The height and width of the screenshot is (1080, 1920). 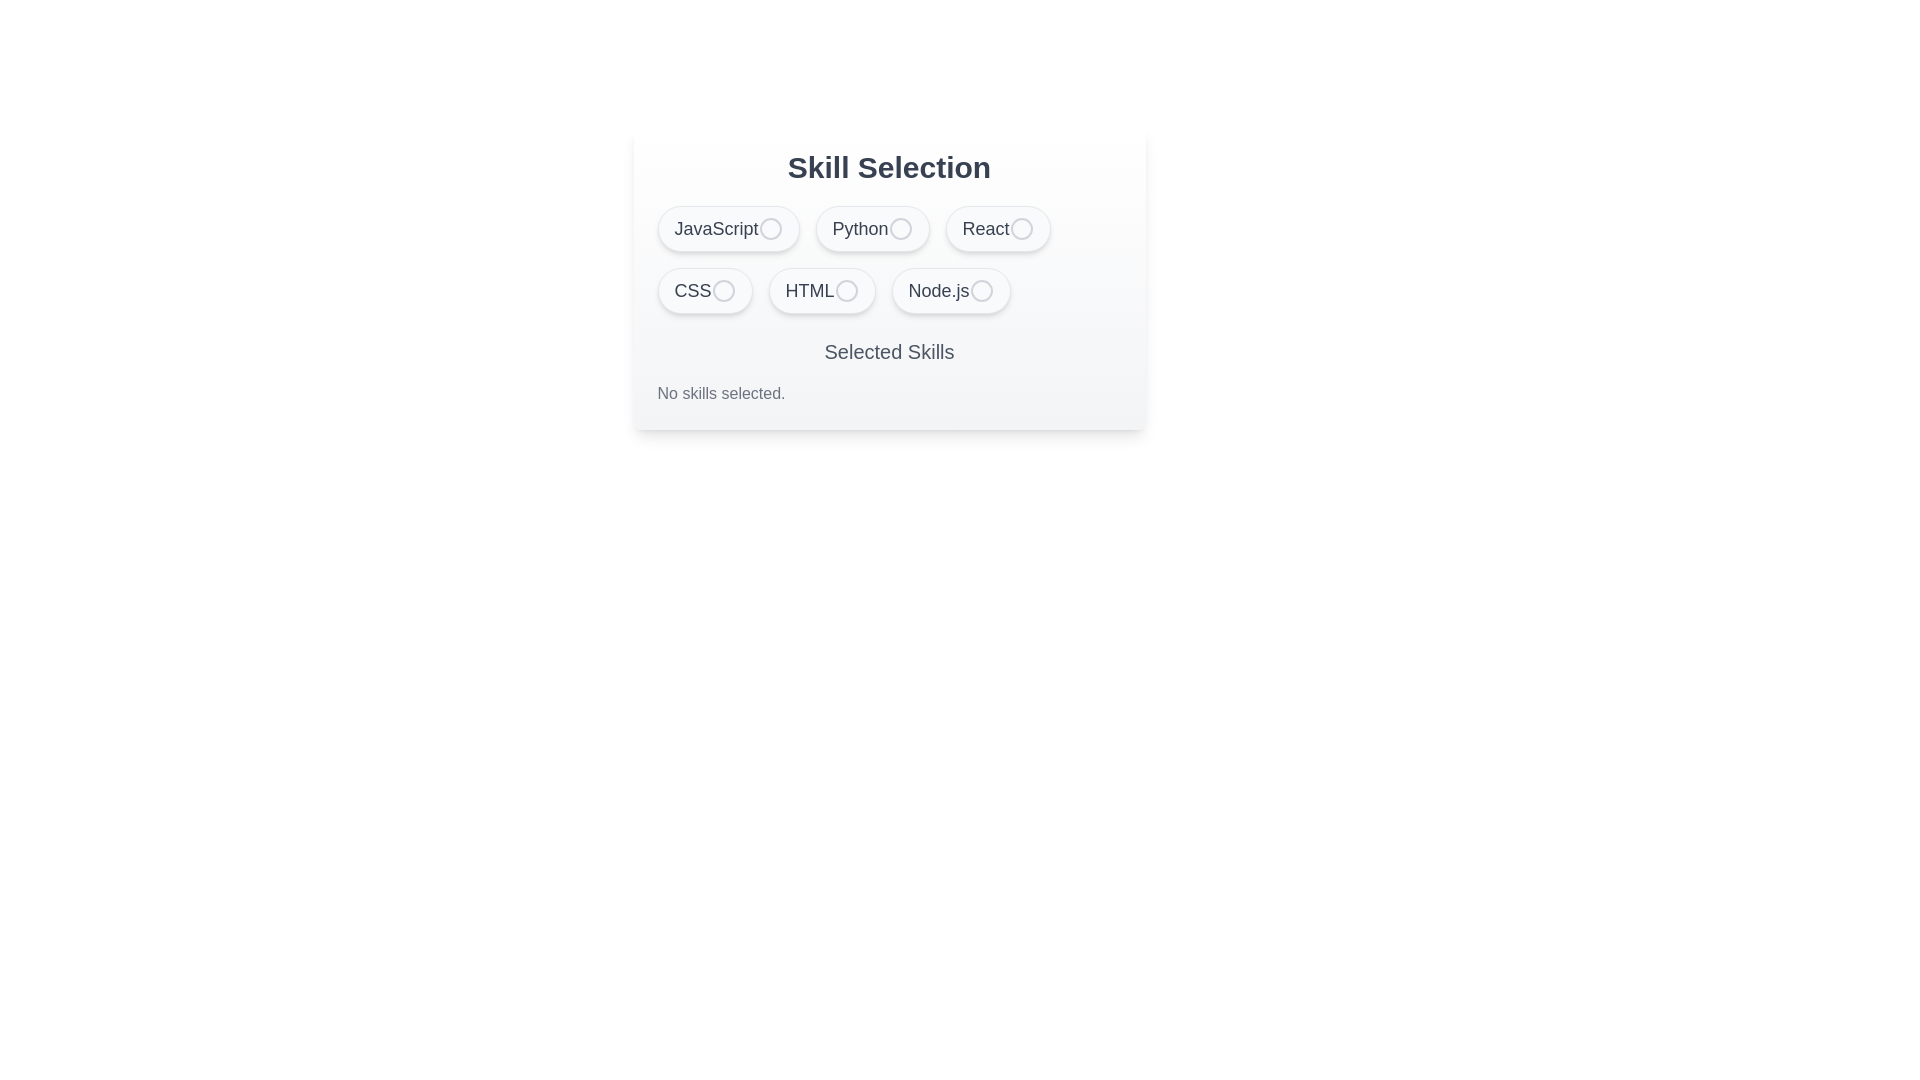 What do you see at coordinates (846, 290) in the screenshot?
I see `the 'HTML' button, which contains a circular shape with a thin border and appears slightly grayed, located in the second row of skill options` at bounding box center [846, 290].